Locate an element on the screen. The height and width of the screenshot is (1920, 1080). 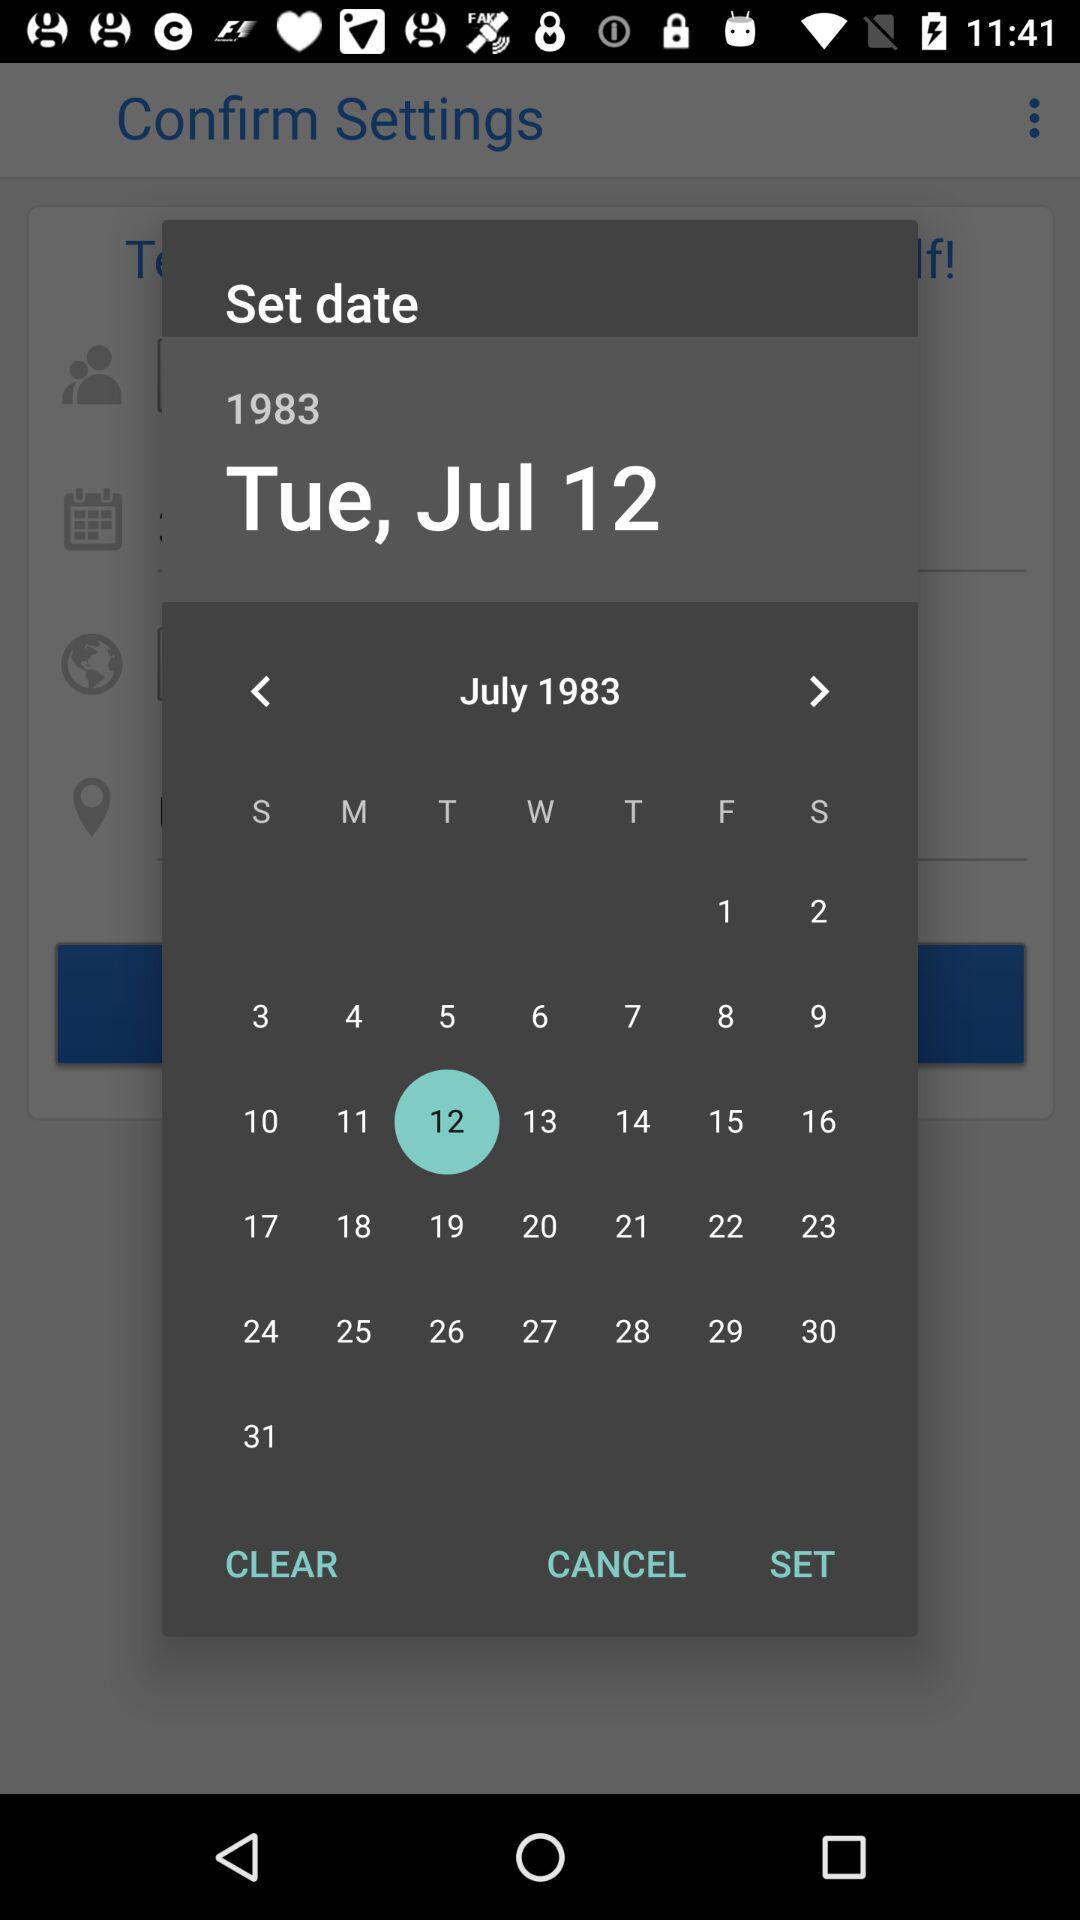
the clear at the bottom left corner is located at coordinates (281, 1562).